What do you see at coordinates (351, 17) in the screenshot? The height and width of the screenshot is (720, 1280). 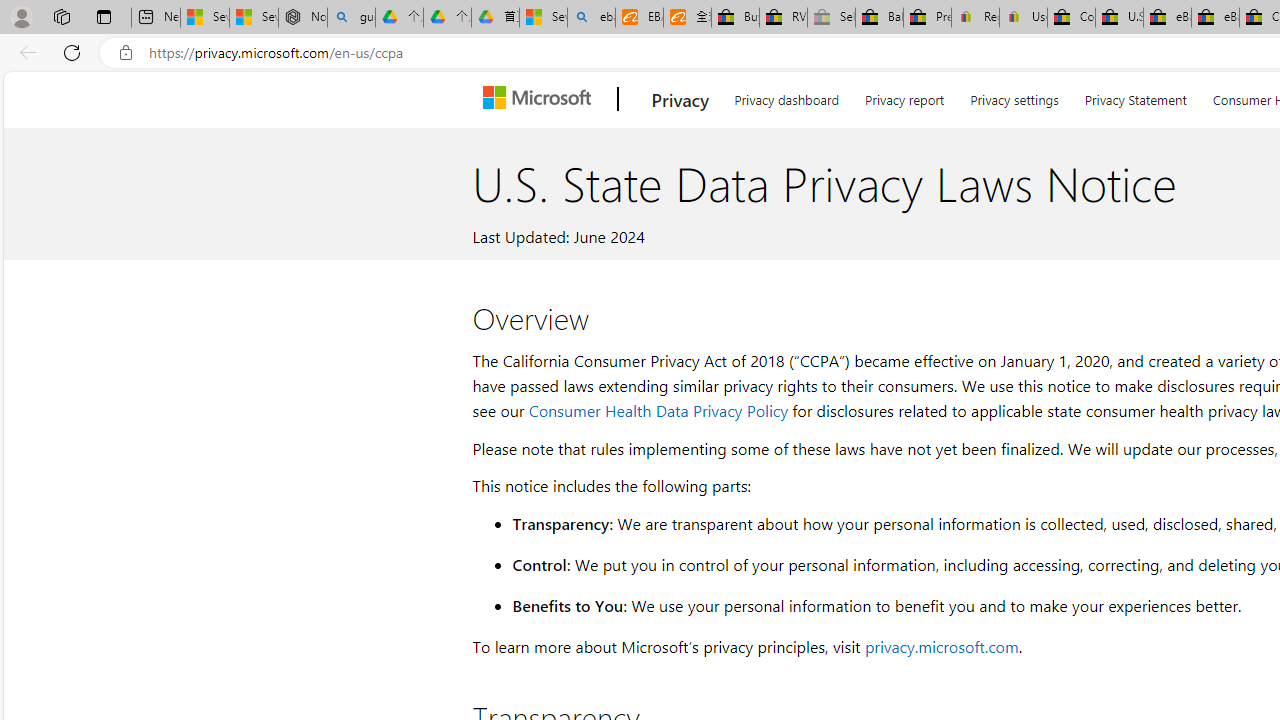 I see `'guge yunpan - Search'` at bounding box center [351, 17].